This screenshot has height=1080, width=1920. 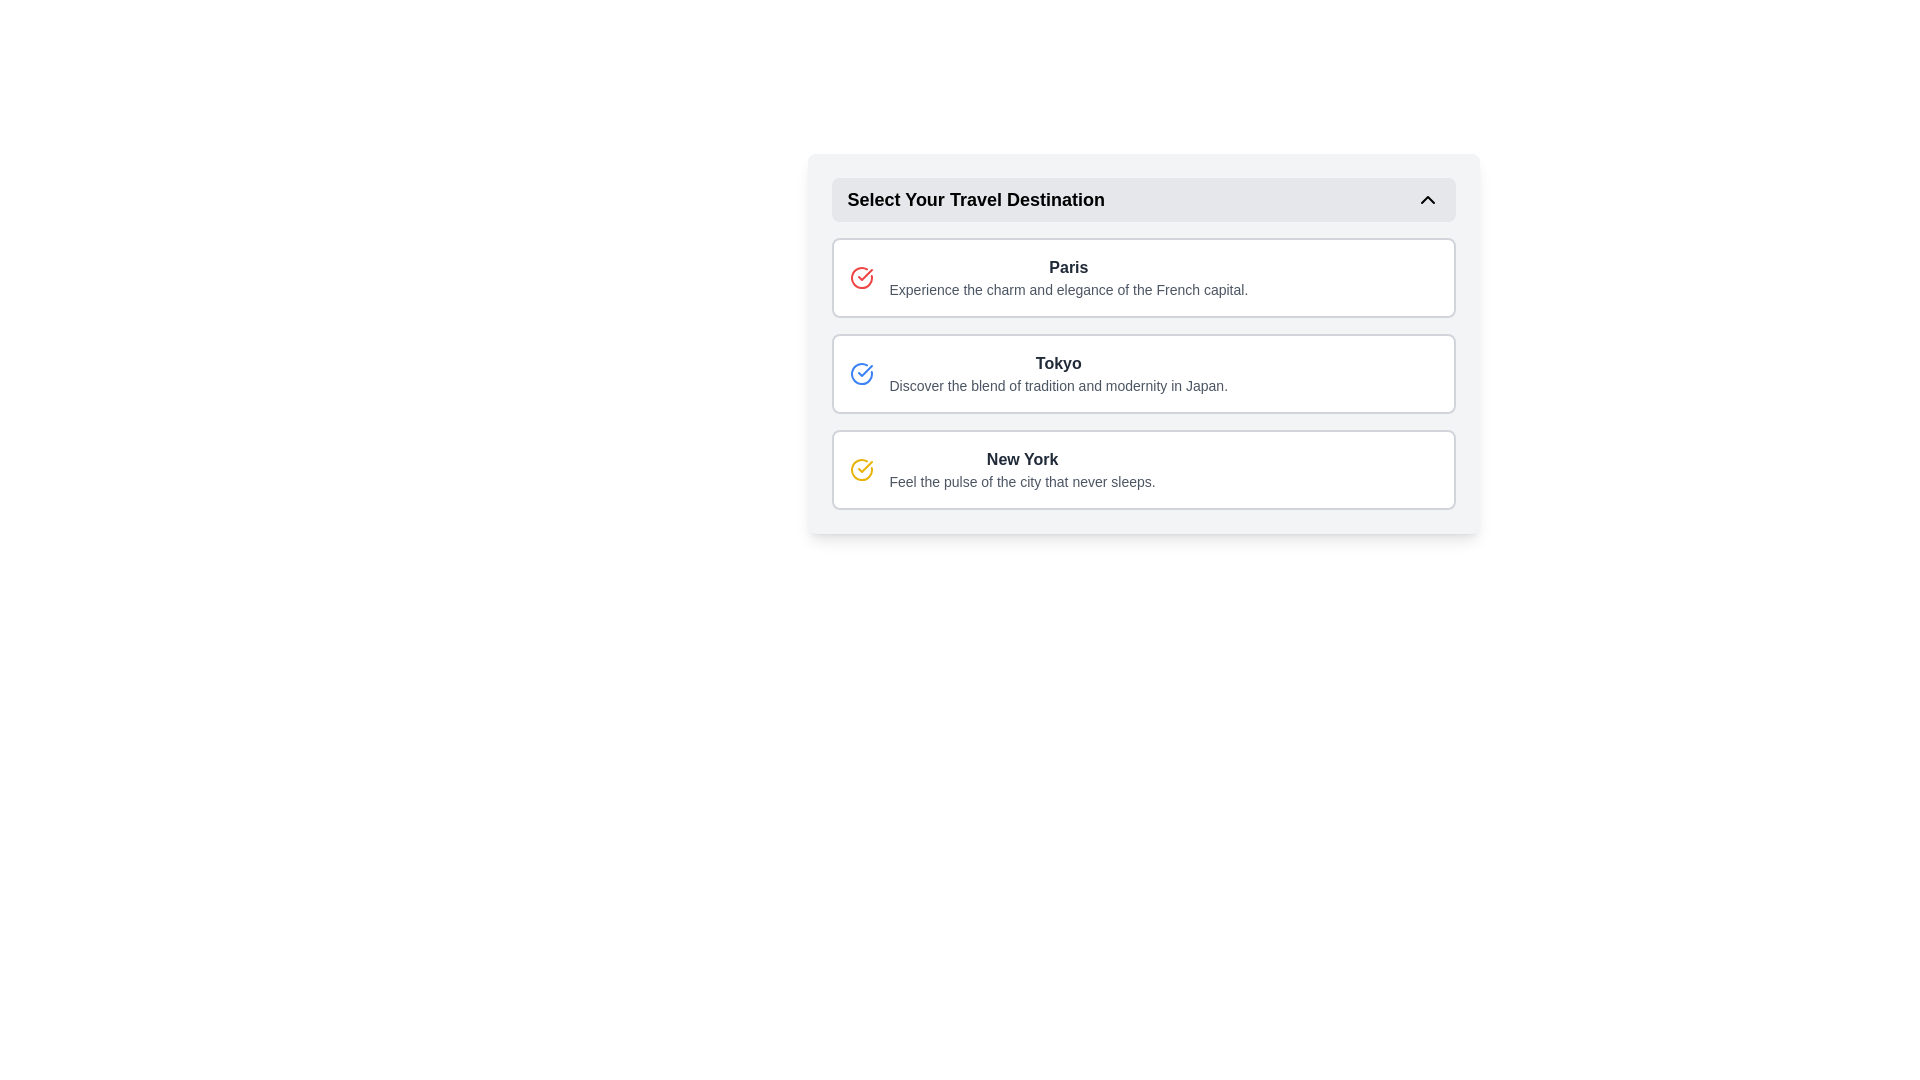 What do you see at coordinates (1426, 200) in the screenshot?
I see `the Chevron Up icon located at the far right-hand side of the 'Select Your Travel Destination' header` at bounding box center [1426, 200].